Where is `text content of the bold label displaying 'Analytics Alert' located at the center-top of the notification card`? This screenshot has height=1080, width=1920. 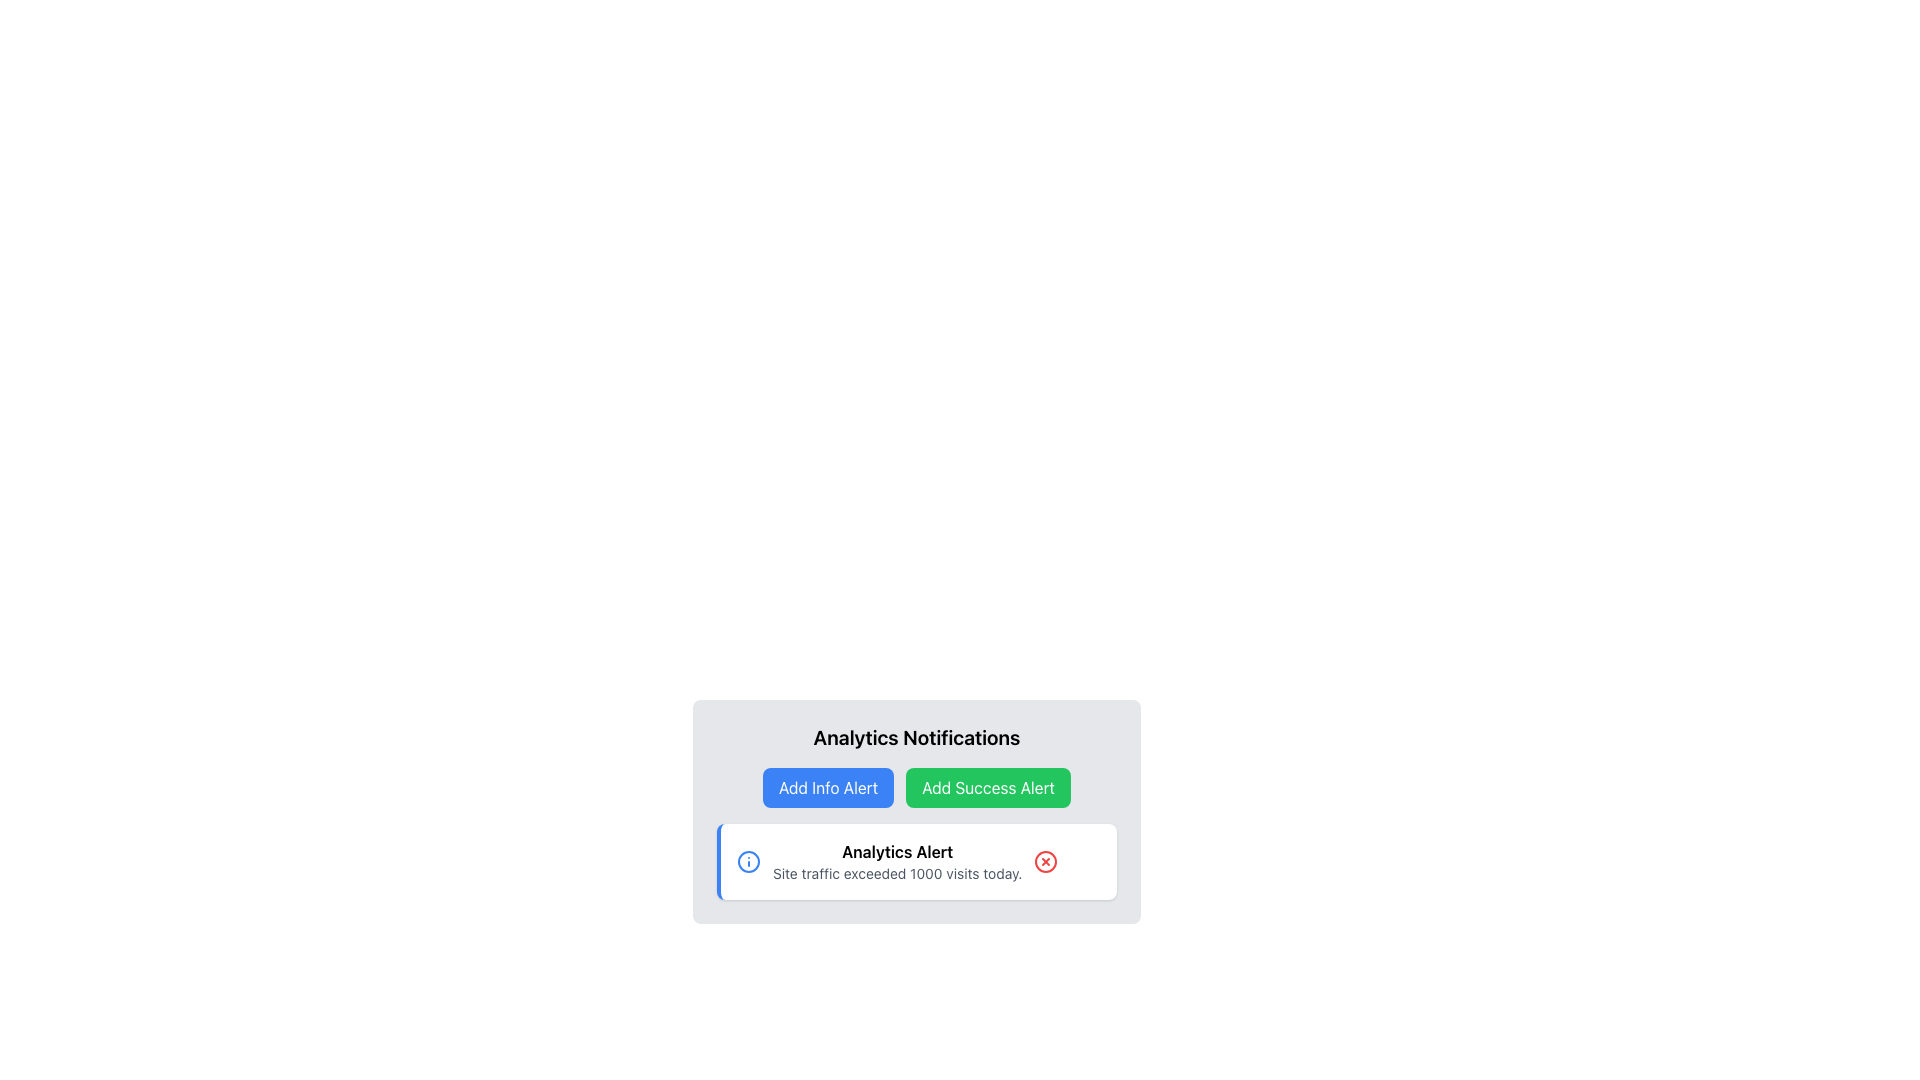
text content of the bold label displaying 'Analytics Alert' located at the center-top of the notification card is located at coordinates (896, 852).